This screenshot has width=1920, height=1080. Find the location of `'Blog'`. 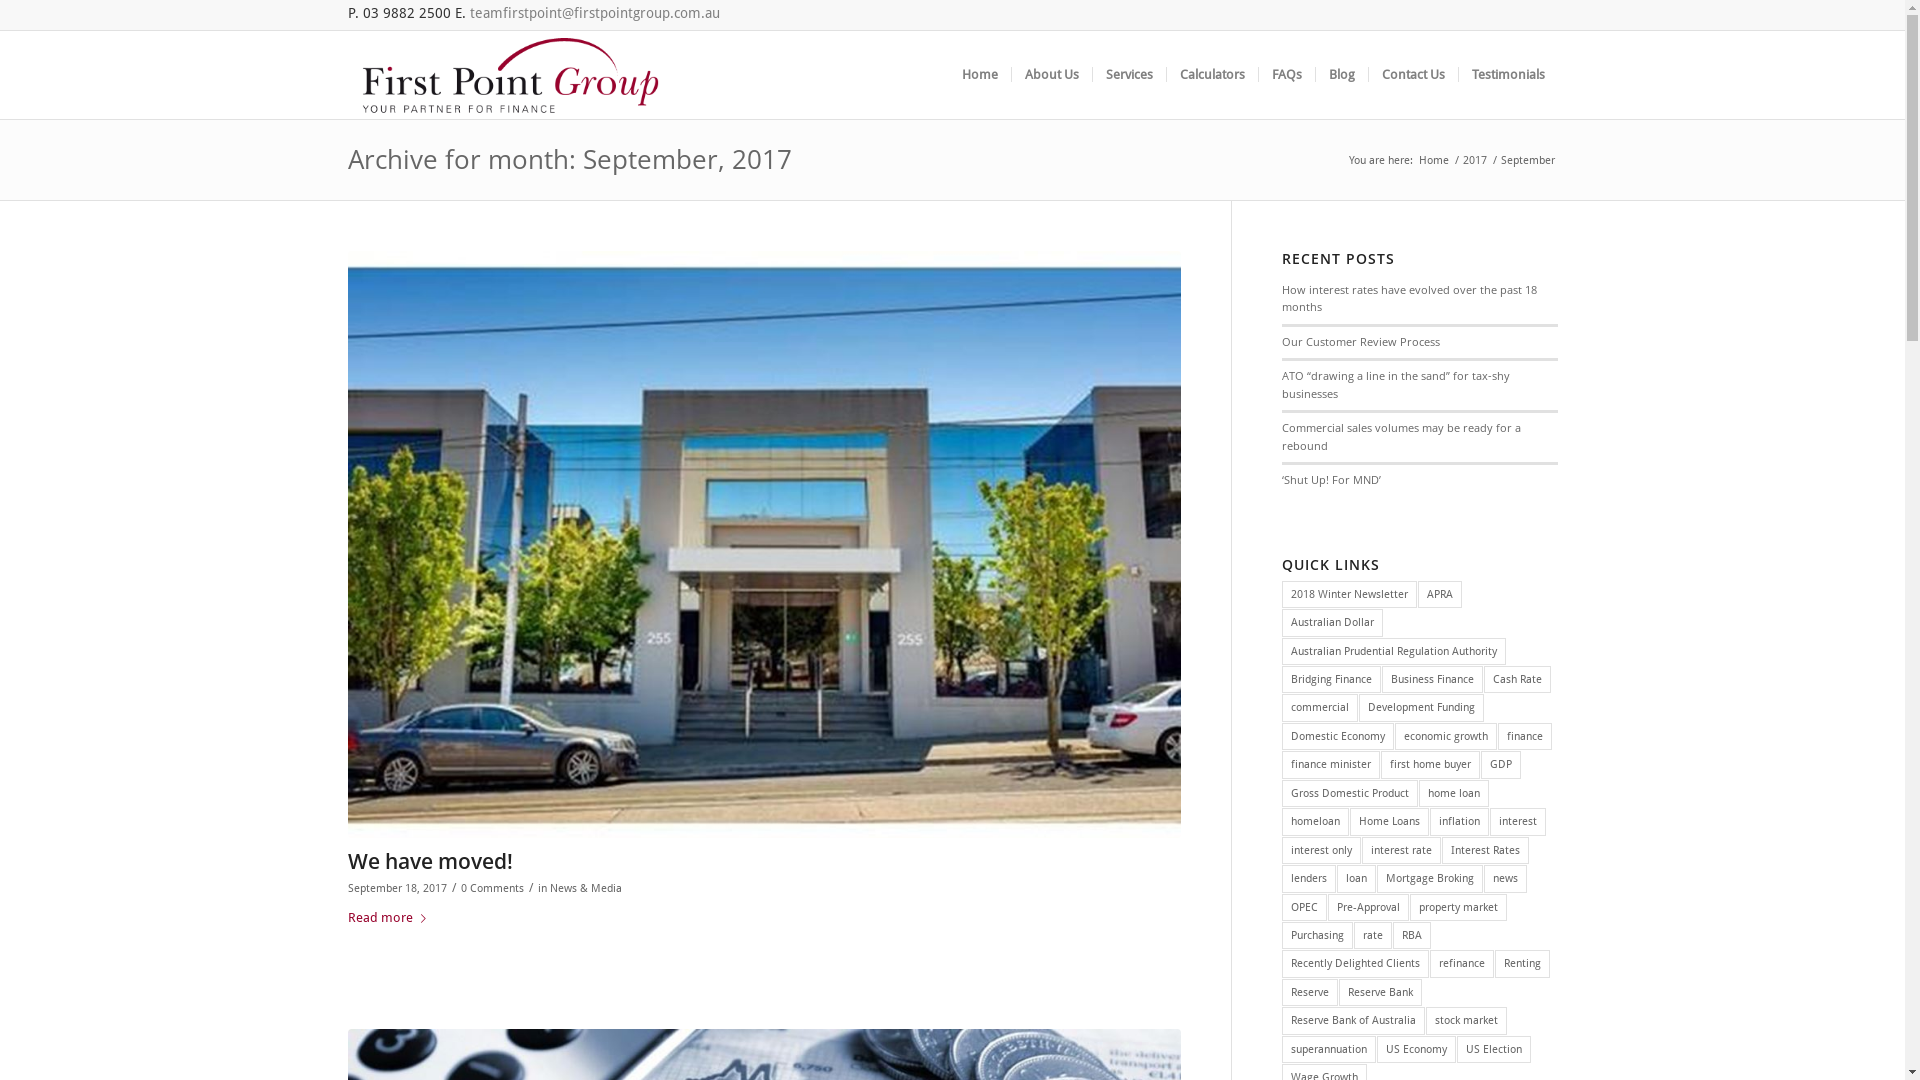

'Blog' is located at coordinates (1340, 73).